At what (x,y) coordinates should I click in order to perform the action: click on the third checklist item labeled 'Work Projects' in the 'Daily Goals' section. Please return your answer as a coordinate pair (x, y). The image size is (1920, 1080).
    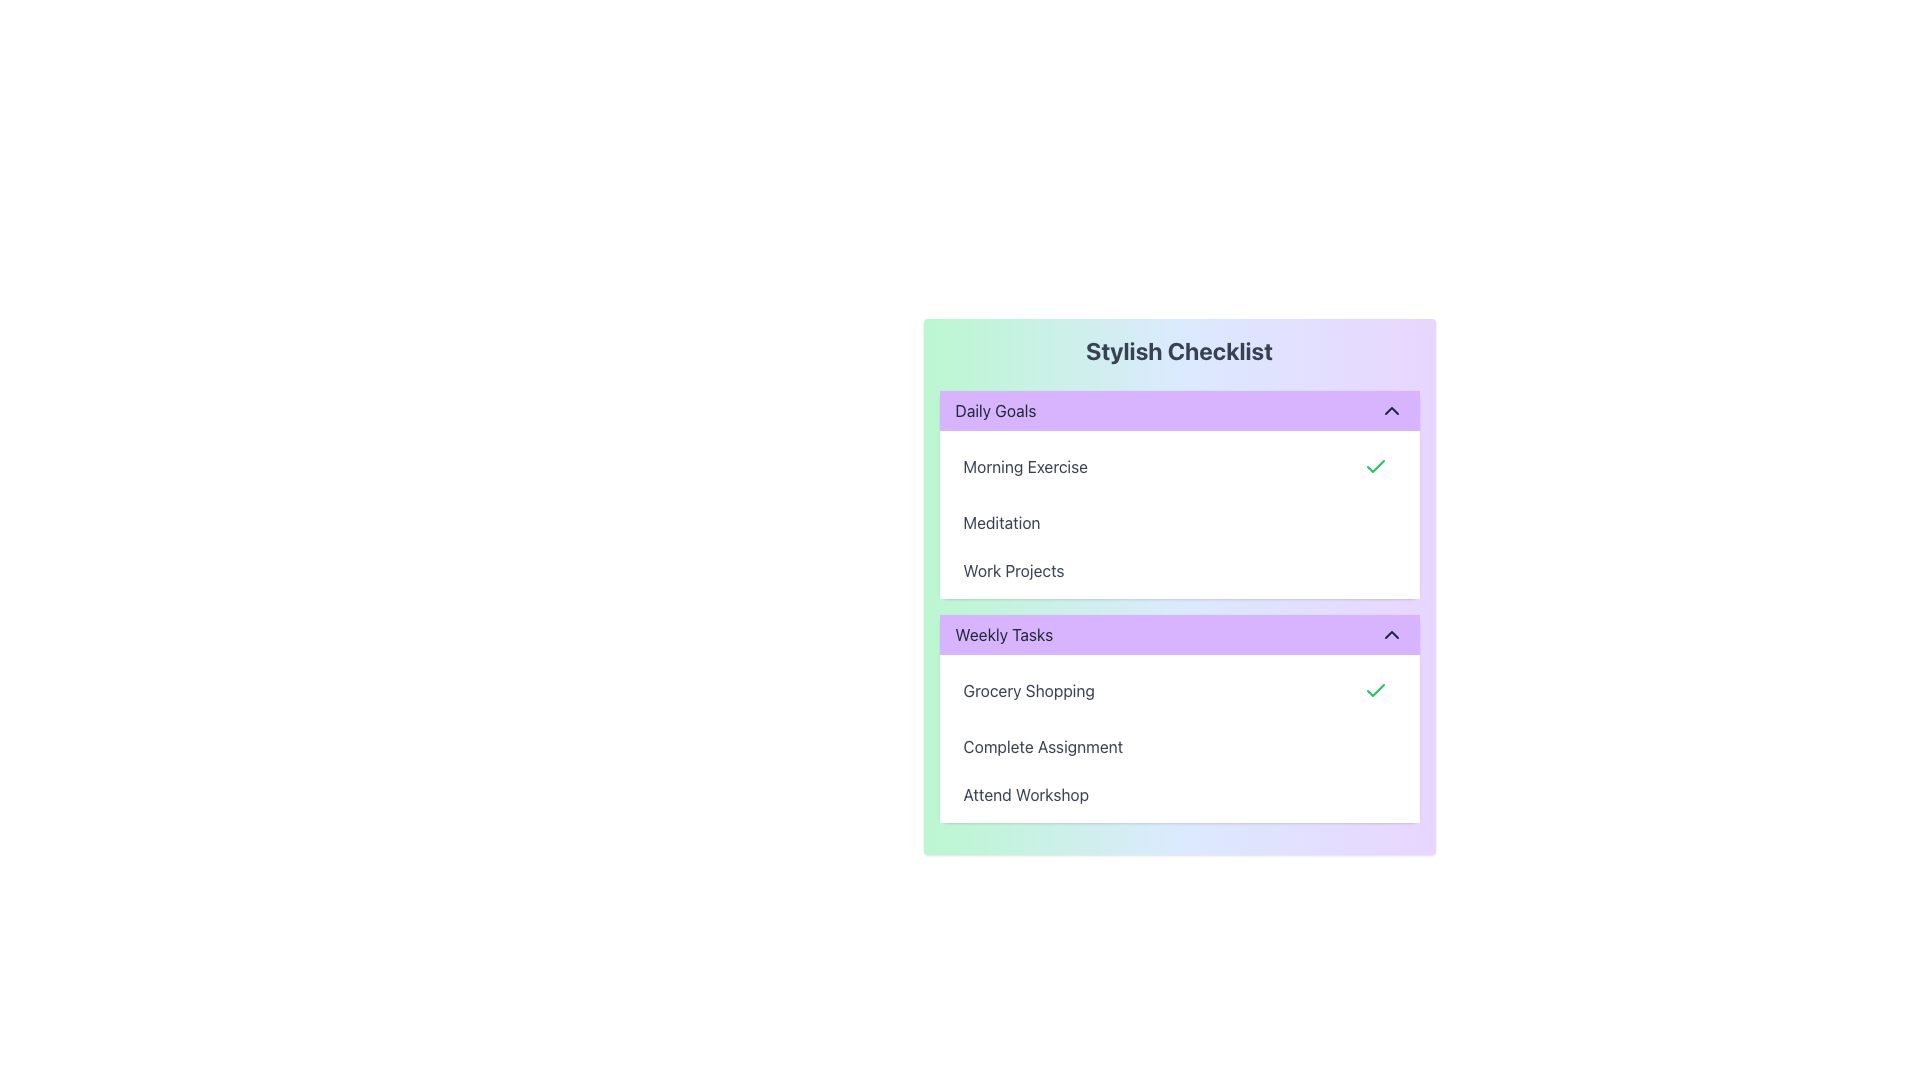
    Looking at the image, I should click on (1179, 570).